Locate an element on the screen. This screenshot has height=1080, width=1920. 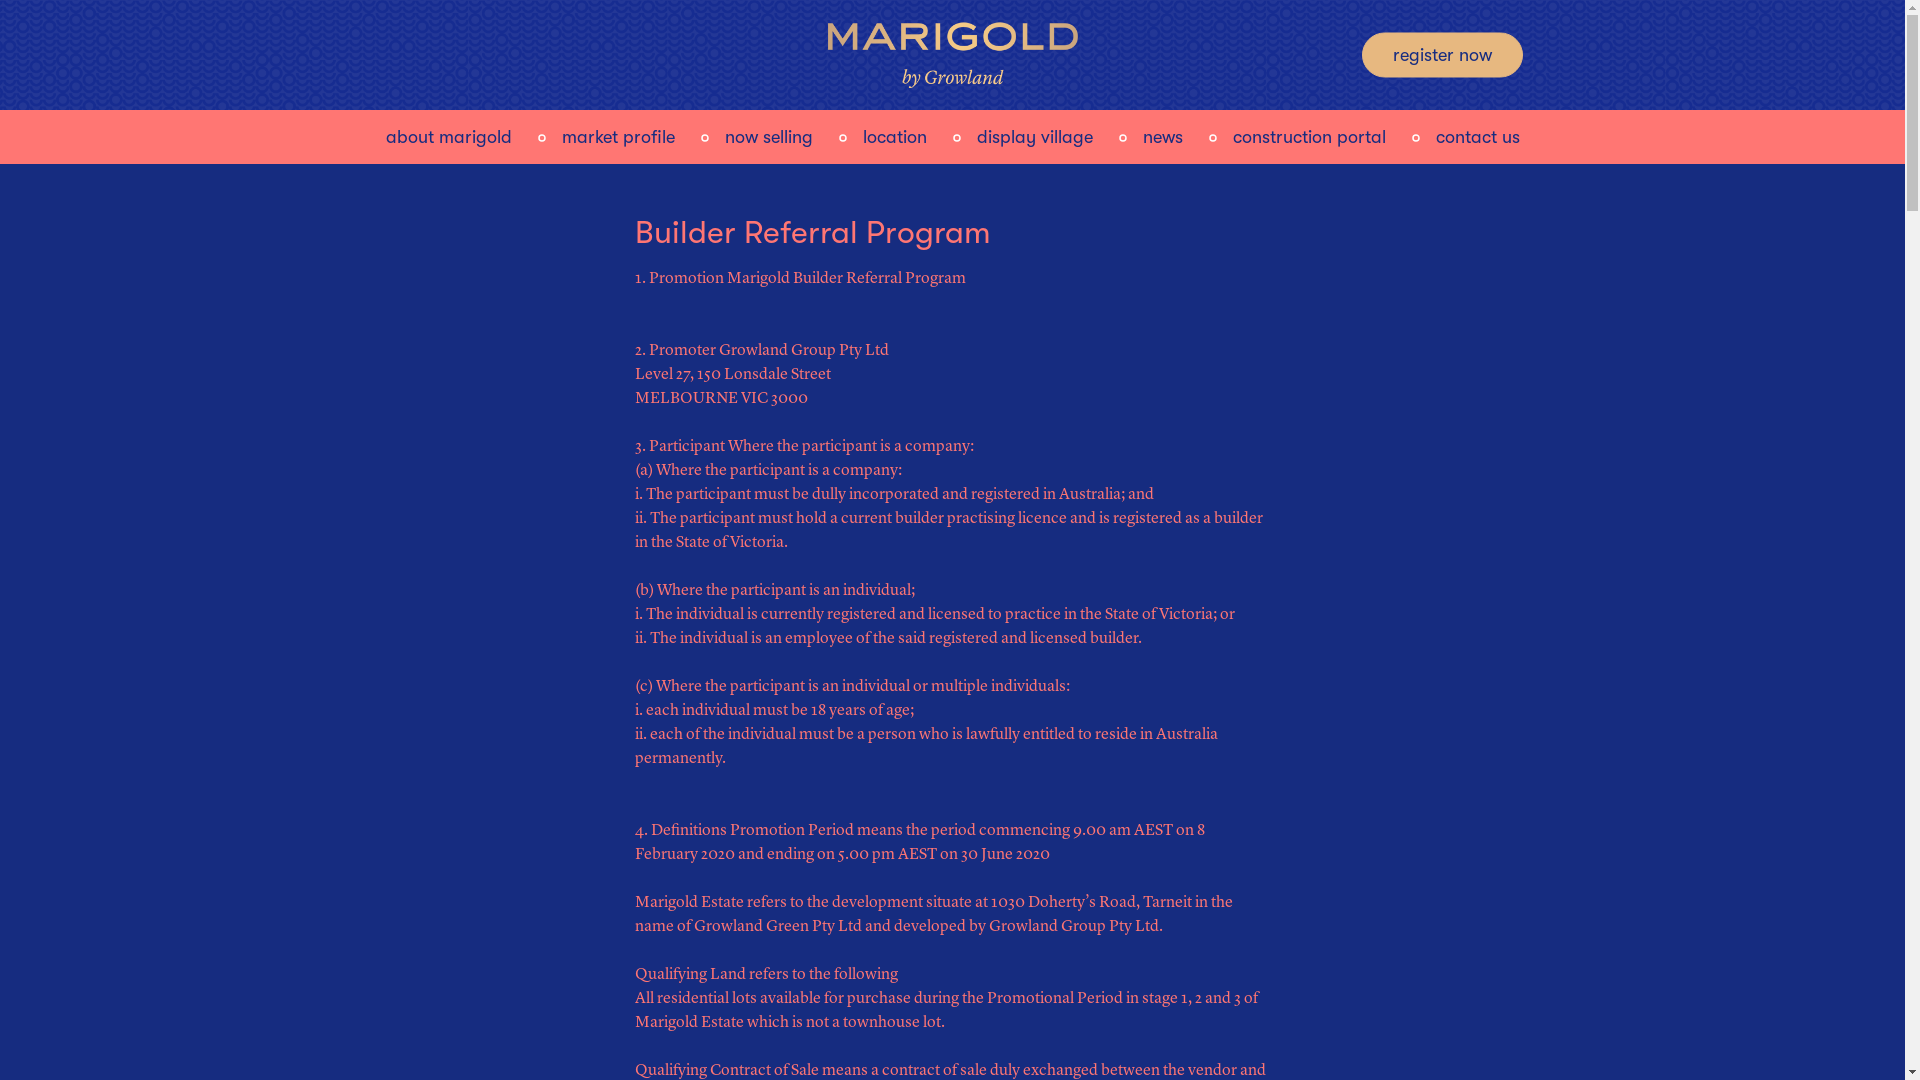
'construction portal' is located at coordinates (1308, 133).